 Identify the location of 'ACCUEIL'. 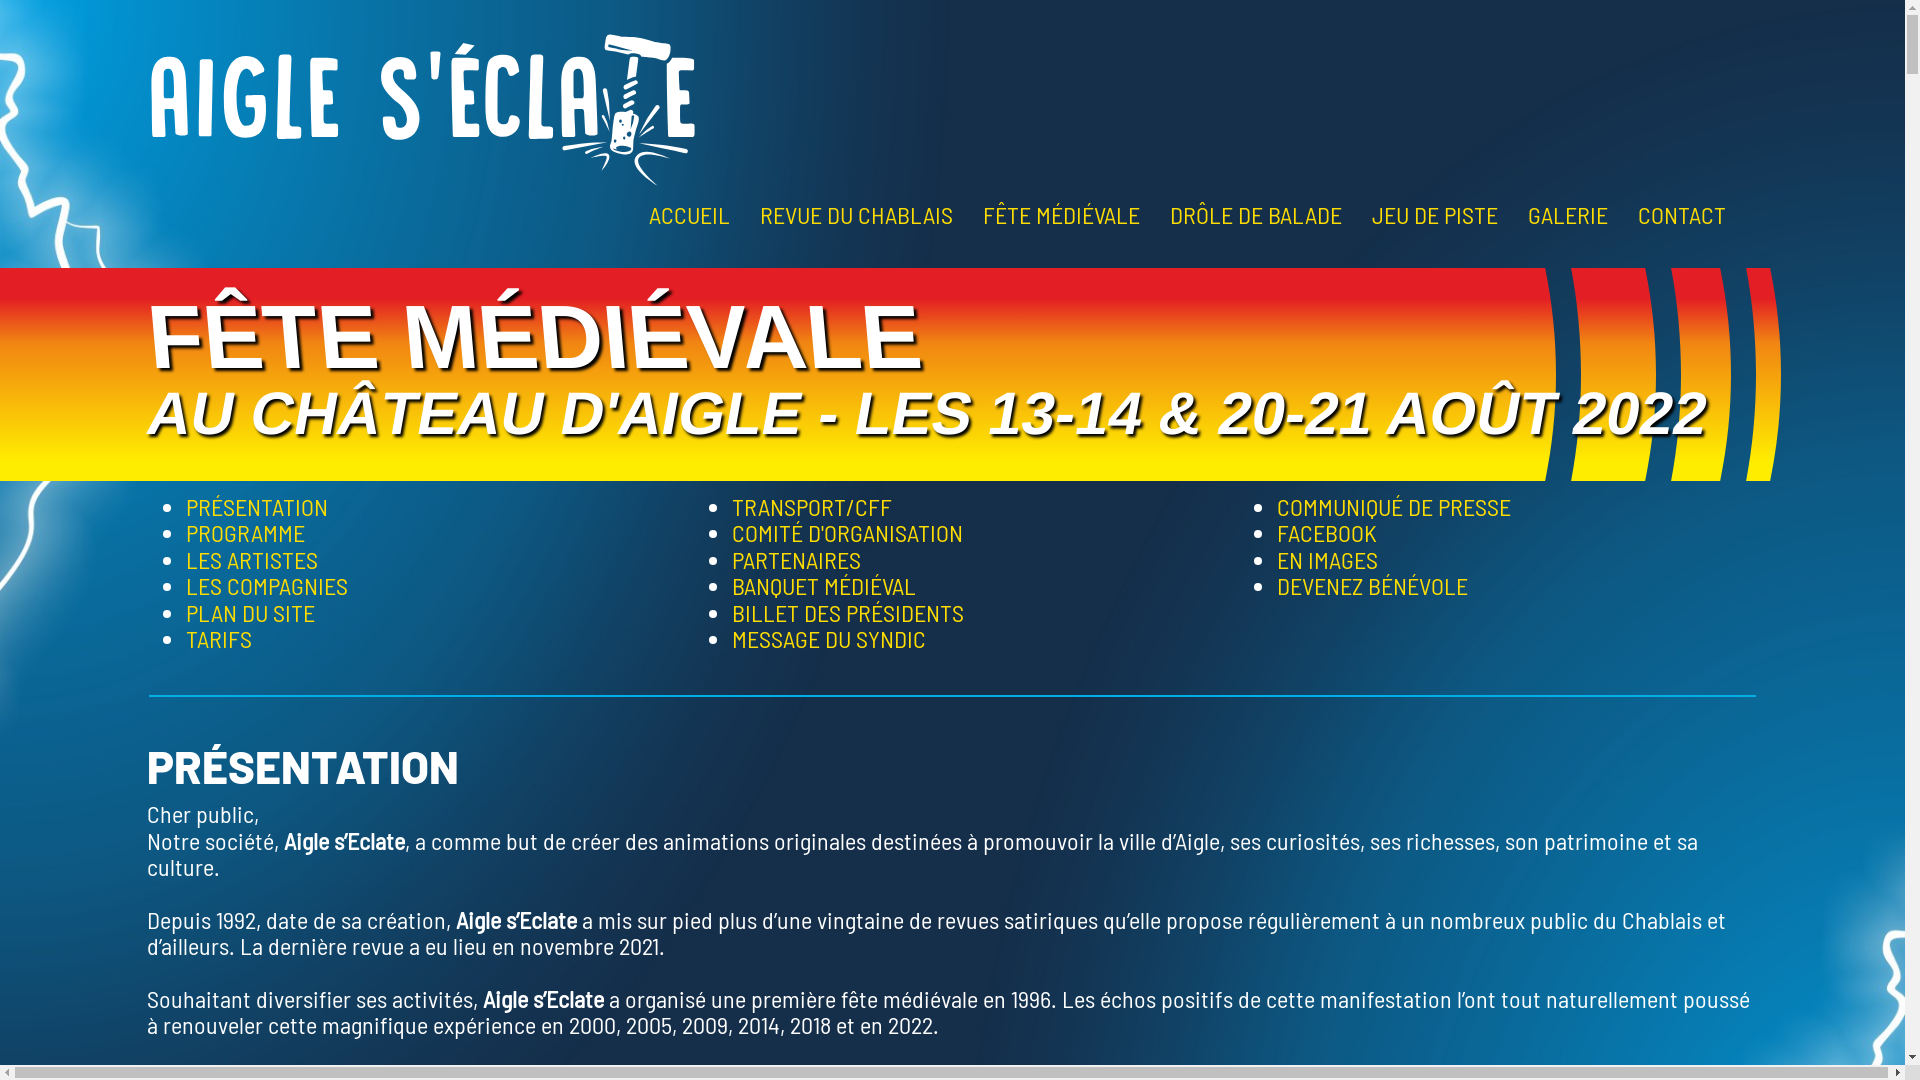
(689, 214).